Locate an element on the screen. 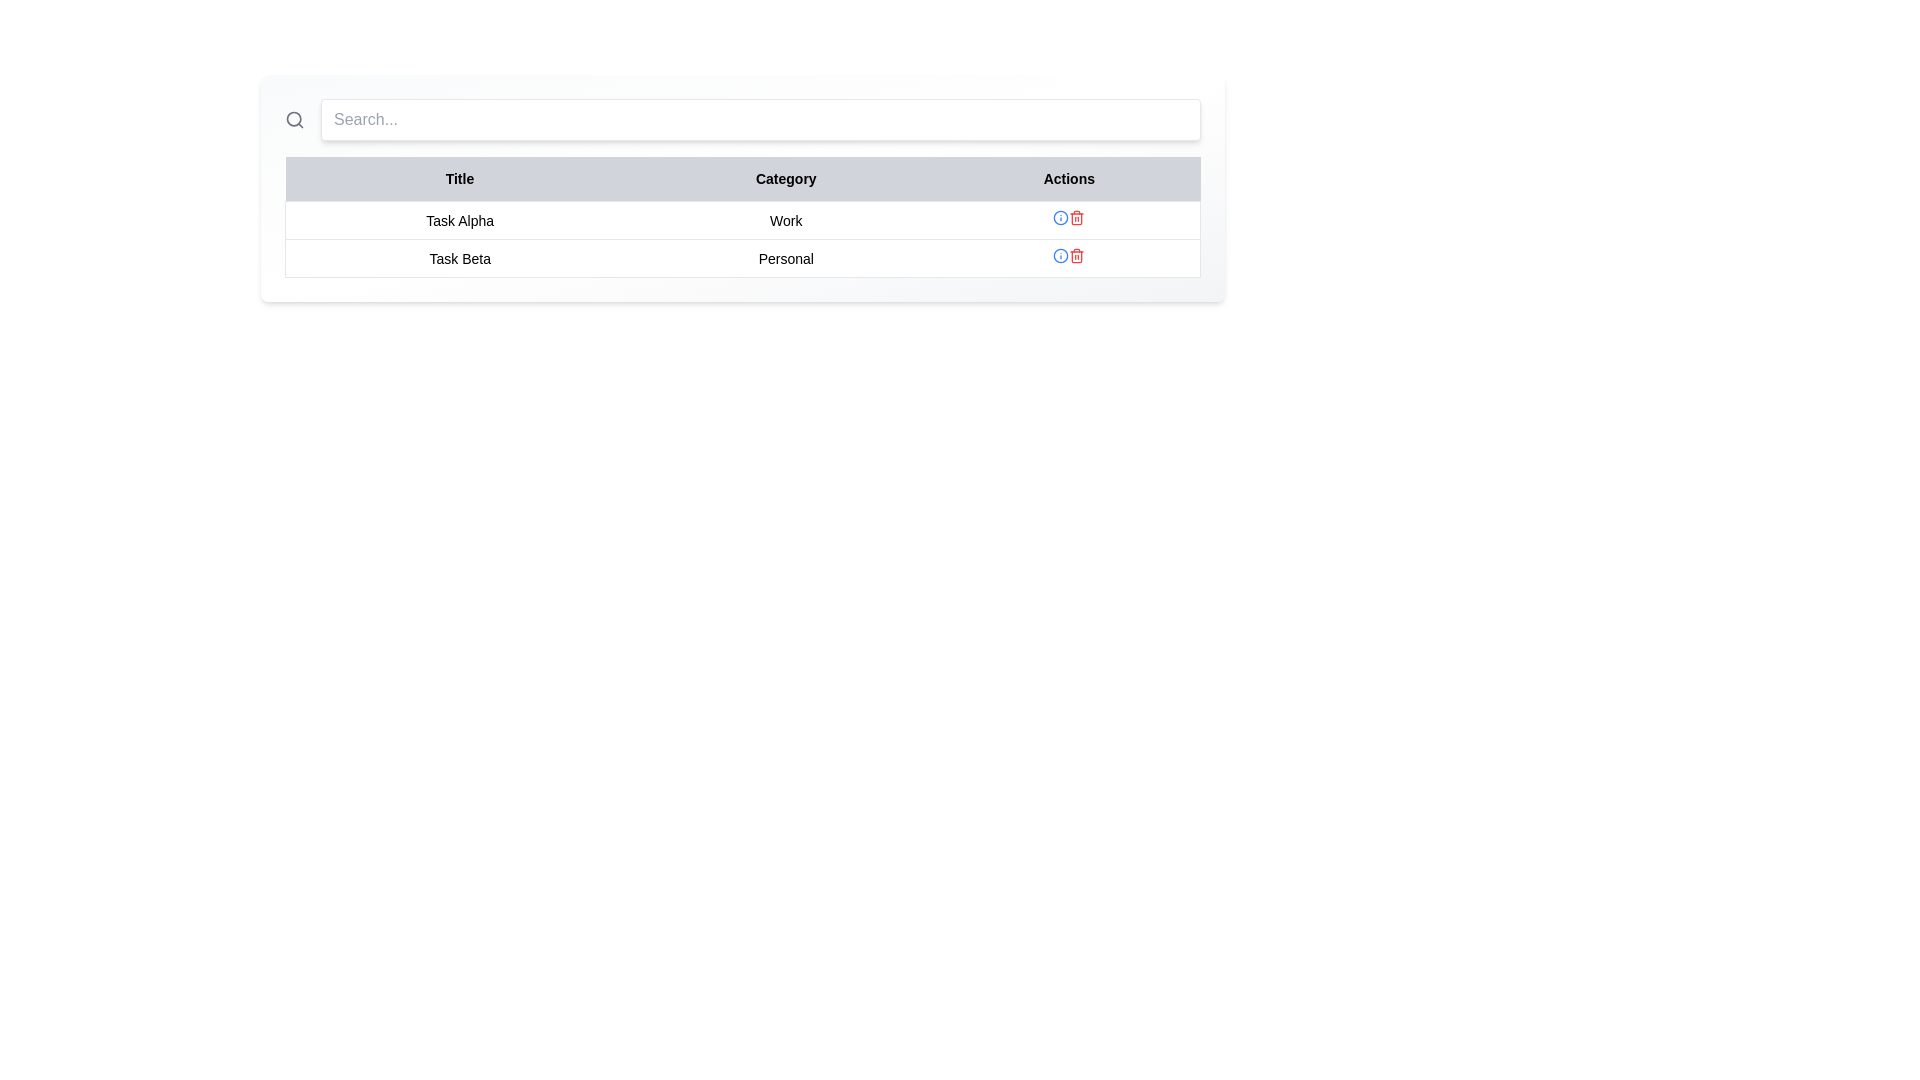 This screenshot has height=1080, width=1920. the text label displaying 'Task Beta' is located at coordinates (459, 257).